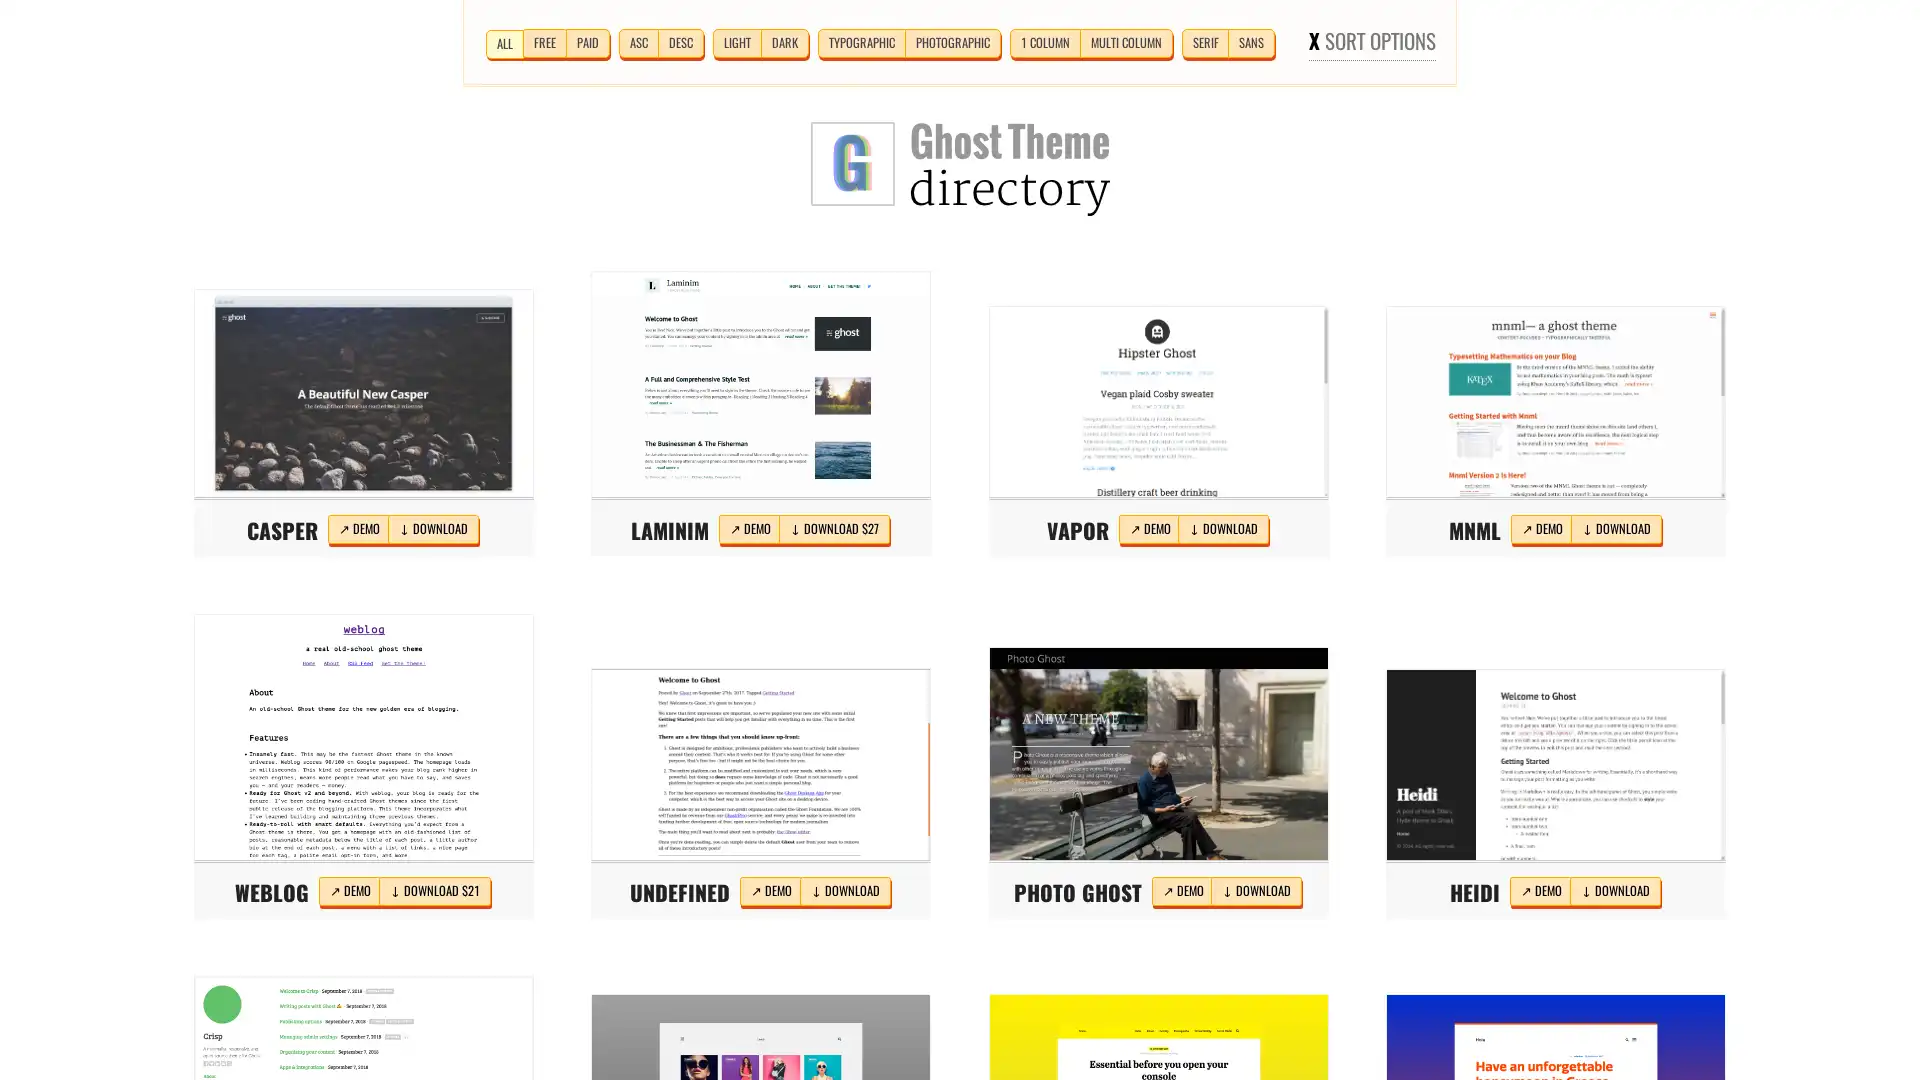 This screenshot has width=1920, height=1080. I want to click on FREE, so click(543, 42).